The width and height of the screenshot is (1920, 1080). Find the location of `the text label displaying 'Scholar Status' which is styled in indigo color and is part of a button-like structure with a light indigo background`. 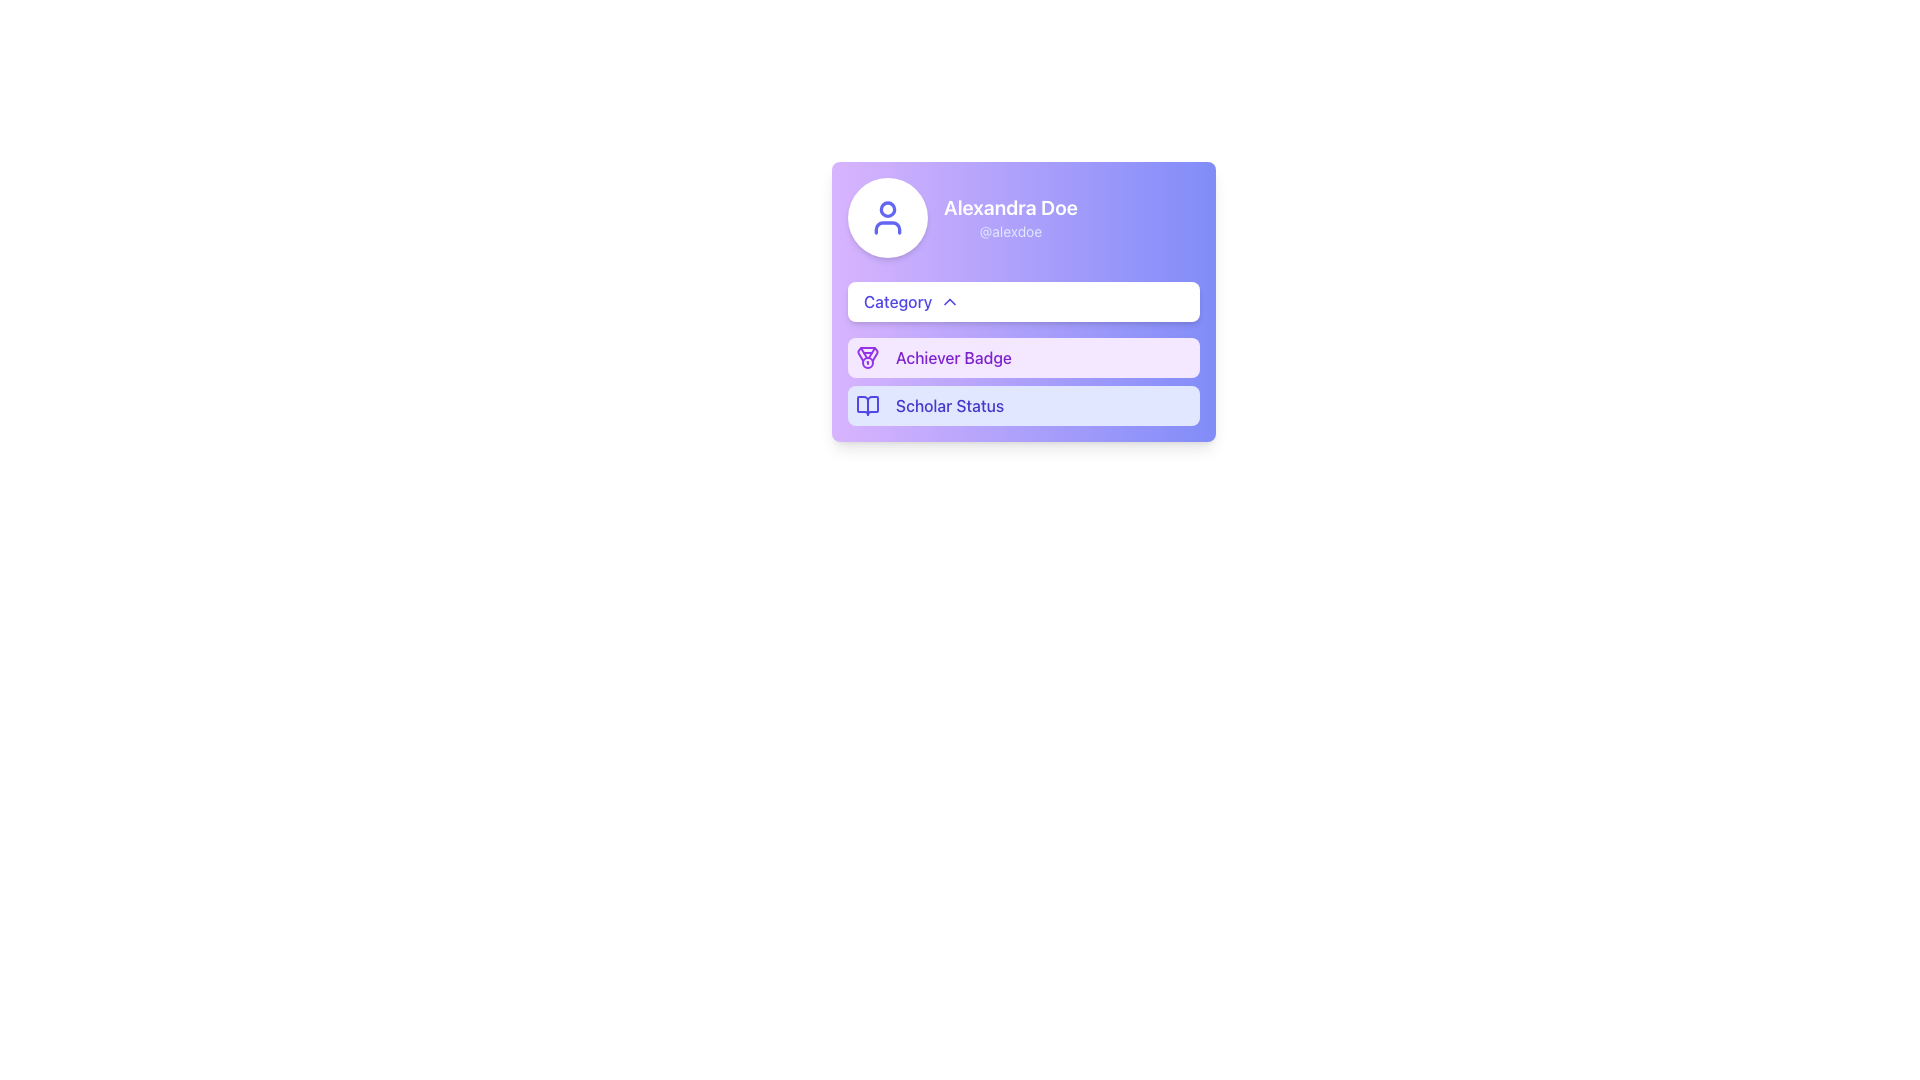

the text label displaying 'Scholar Status' which is styled in indigo color and is part of a button-like structure with a light indigo background is located at coordinates (949, 405).